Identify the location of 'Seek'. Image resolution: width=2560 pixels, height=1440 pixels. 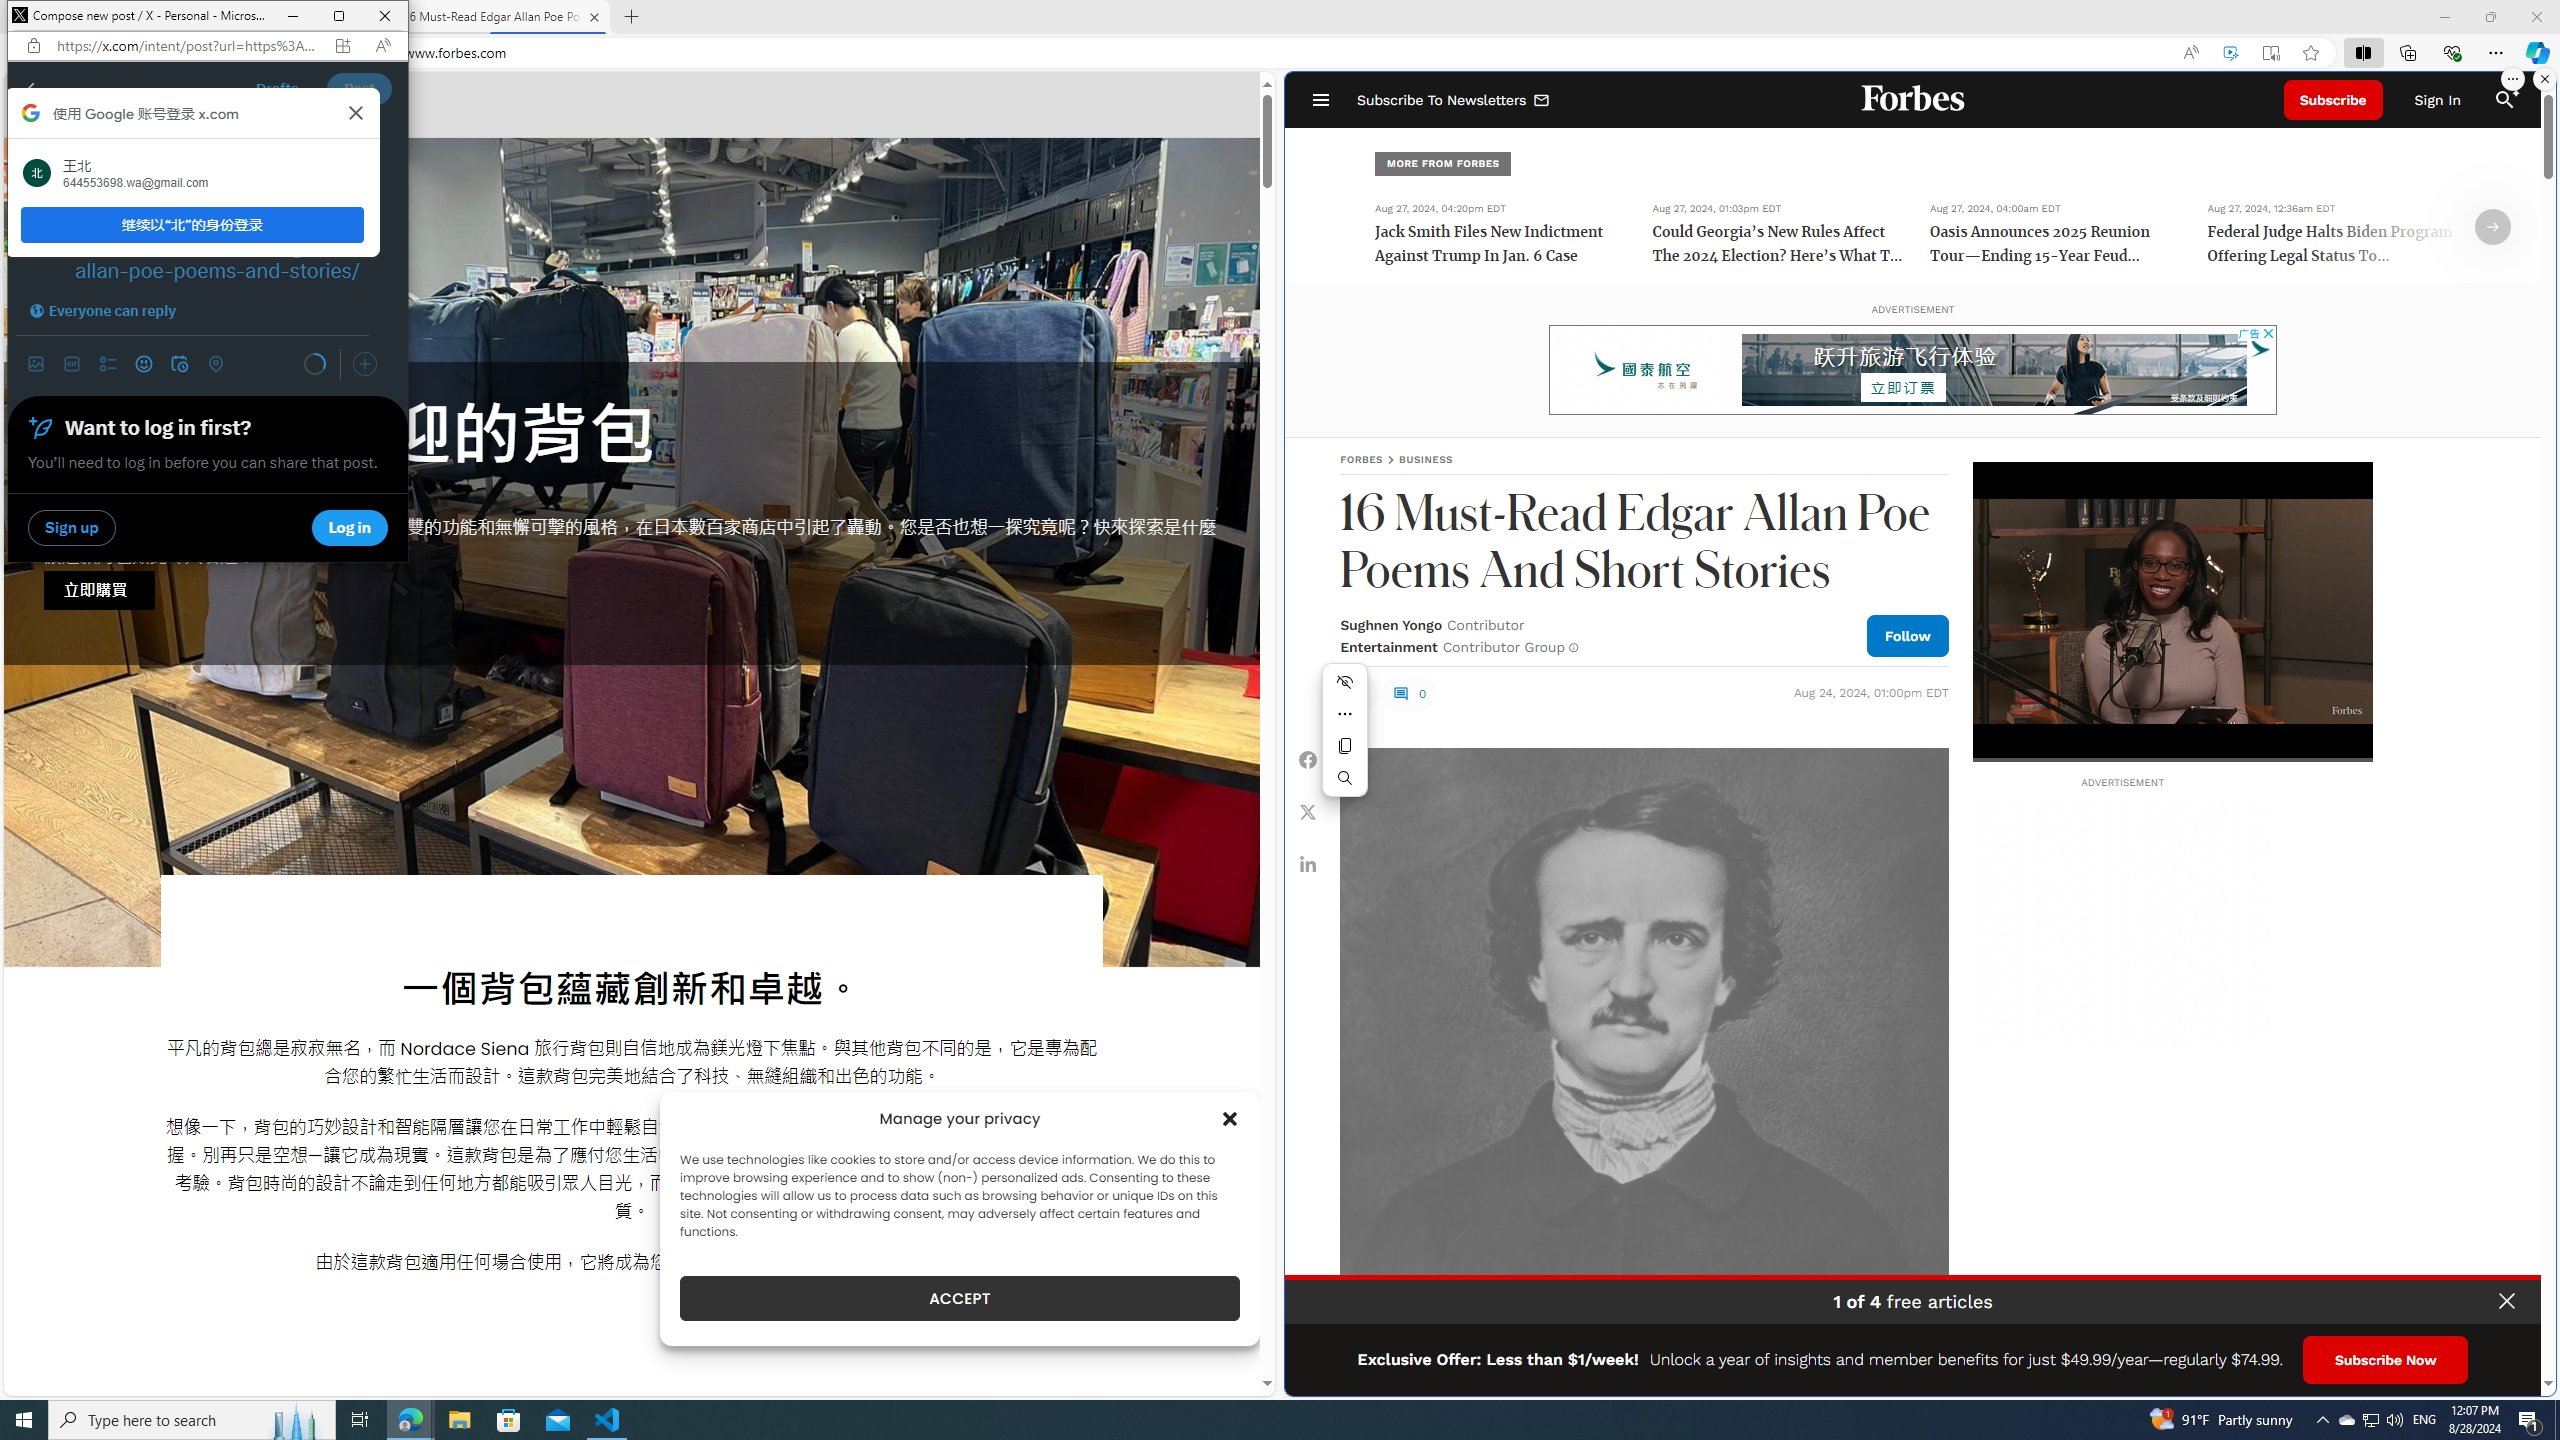
(2172, 758).